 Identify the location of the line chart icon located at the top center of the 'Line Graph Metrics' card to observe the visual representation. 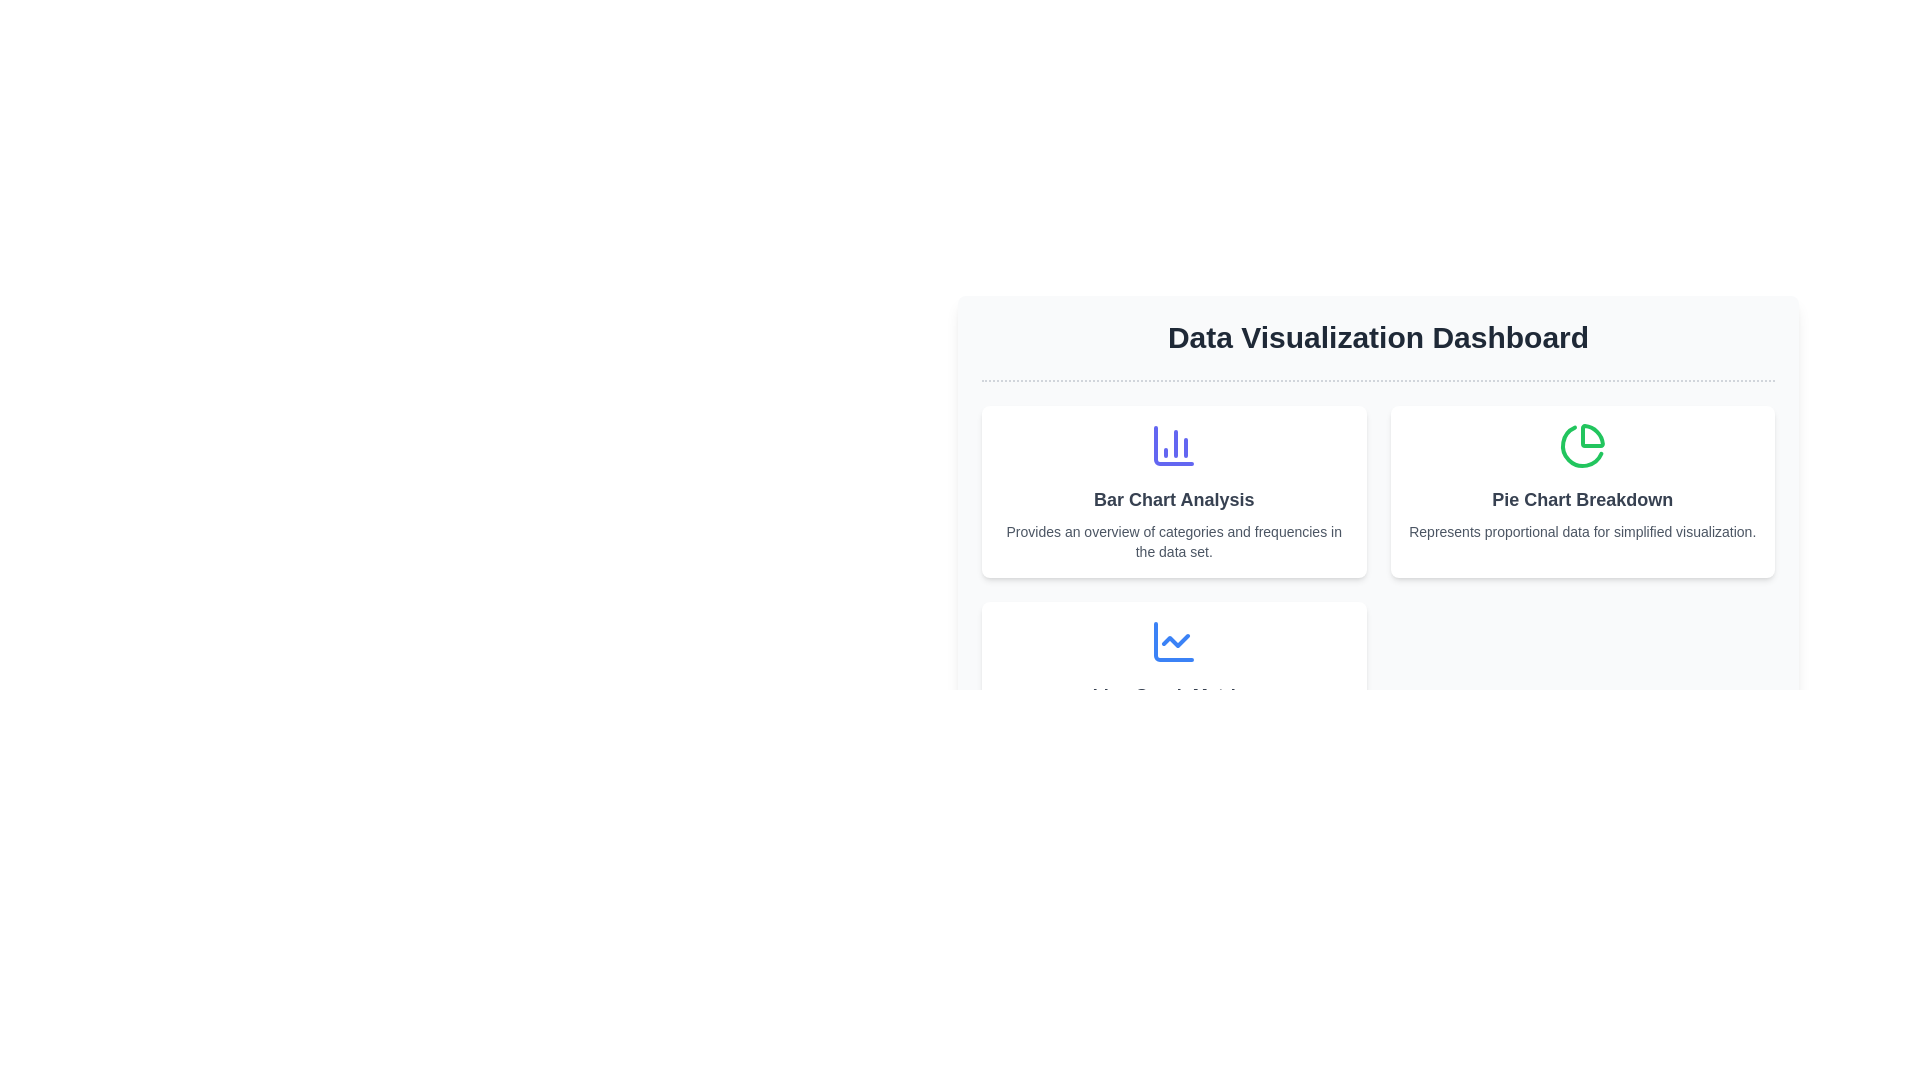
(1174, 641).